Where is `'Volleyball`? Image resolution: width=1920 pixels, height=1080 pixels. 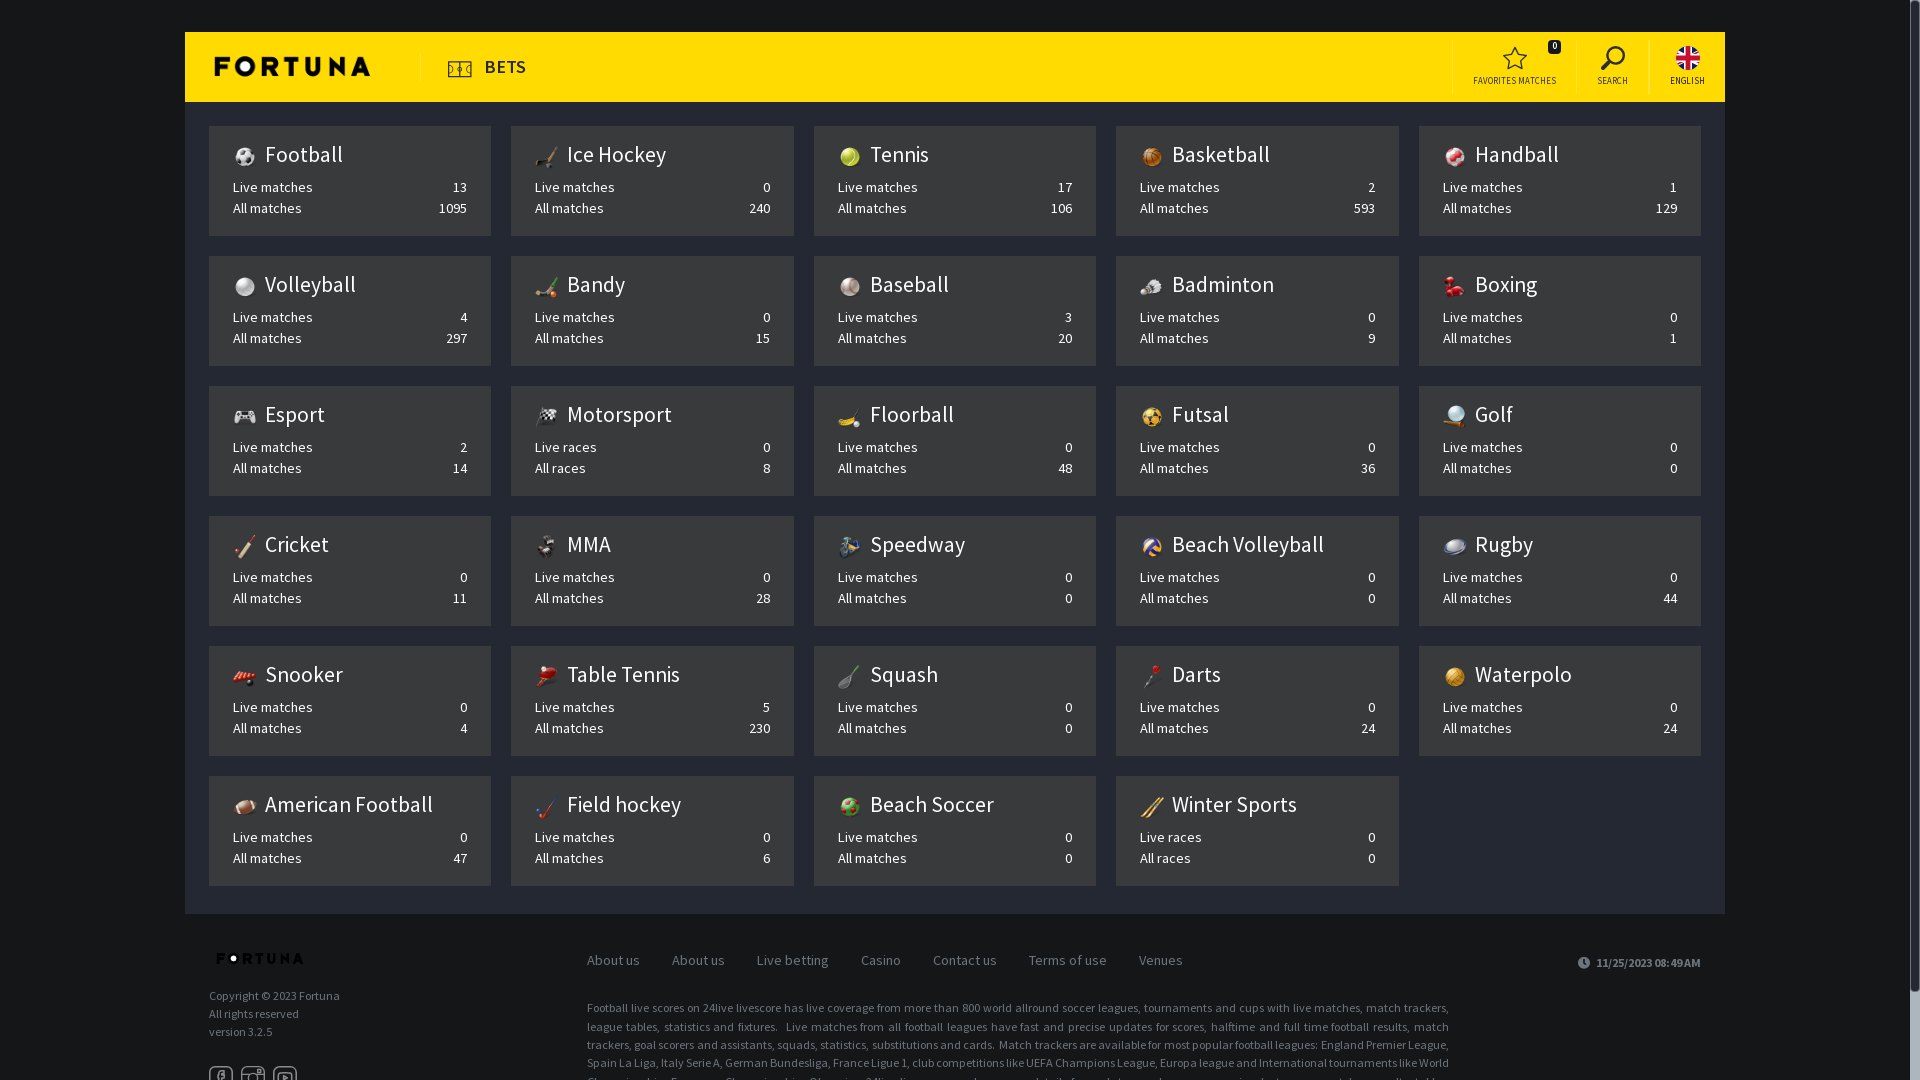
'Volleyball is located at coordinates (350, 311).